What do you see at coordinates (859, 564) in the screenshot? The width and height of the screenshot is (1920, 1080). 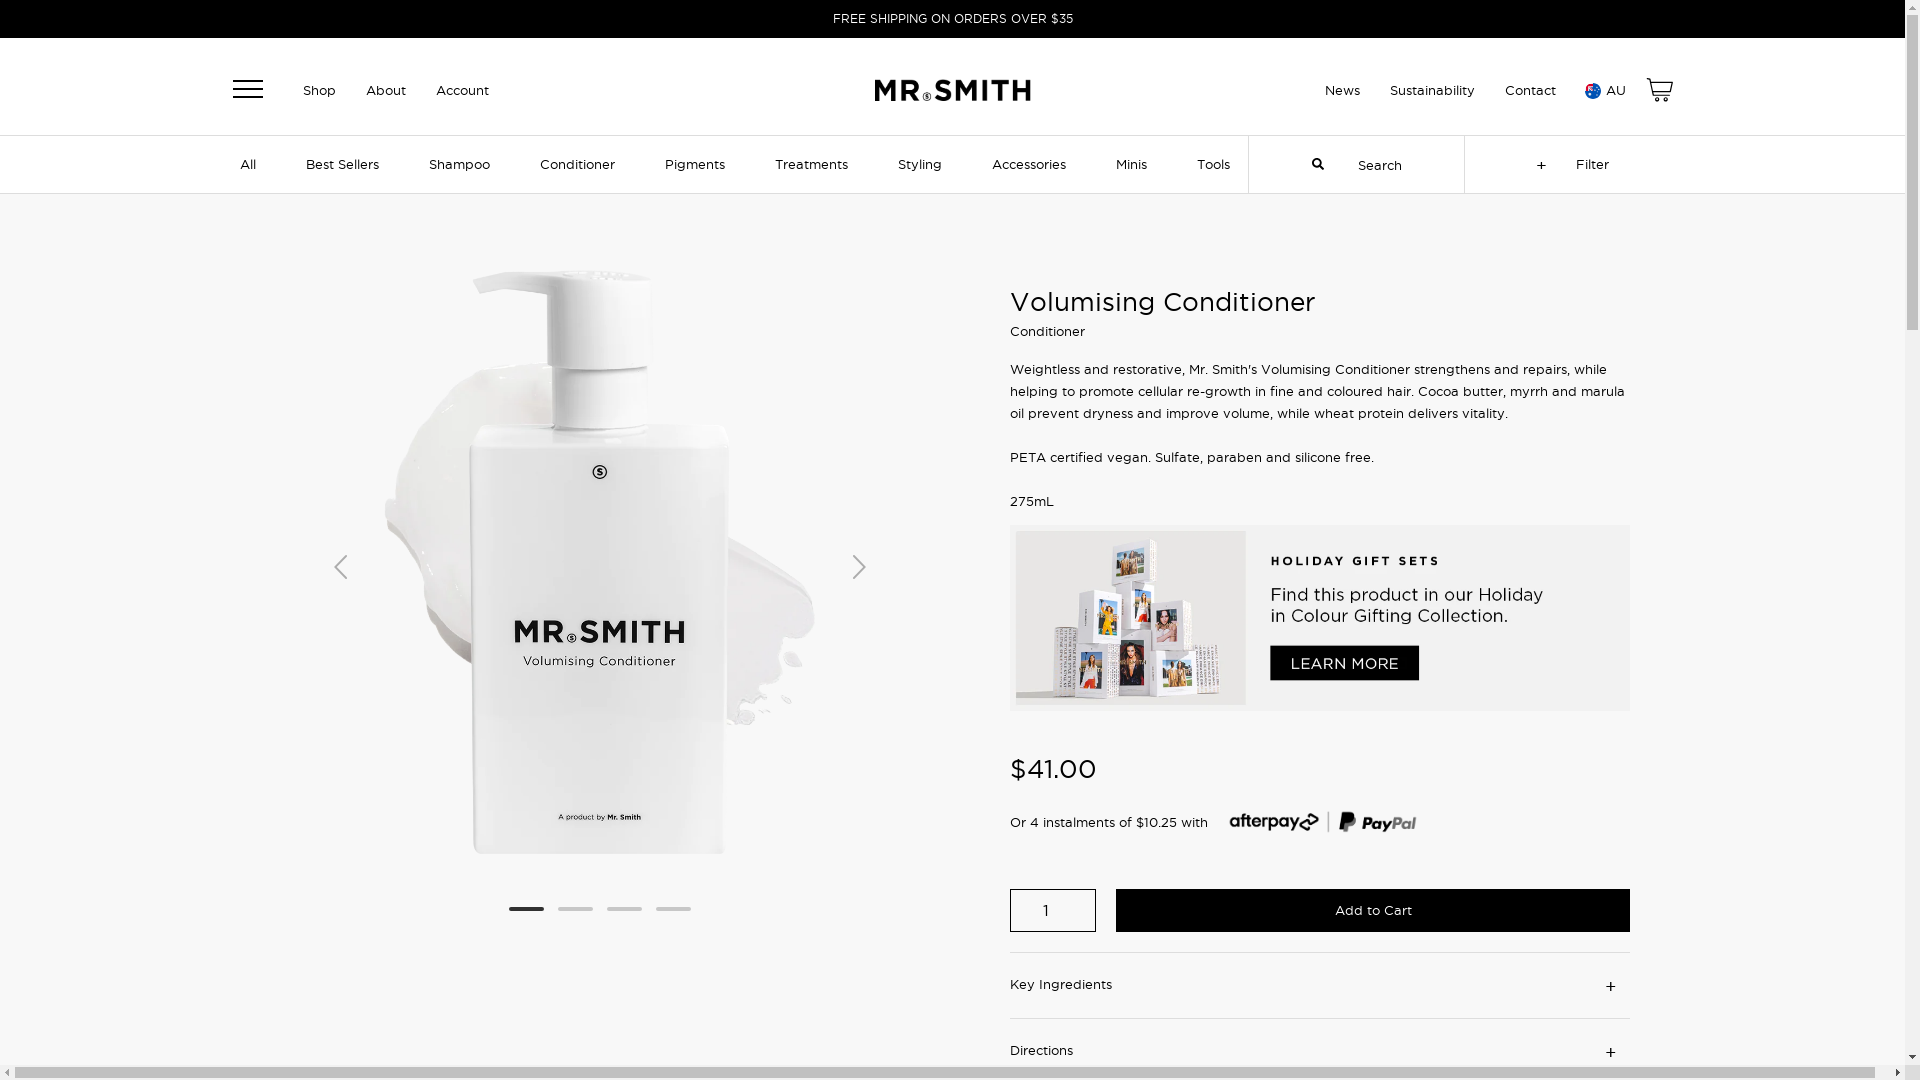 I see `'Next'` at bounding box center [859, 564].